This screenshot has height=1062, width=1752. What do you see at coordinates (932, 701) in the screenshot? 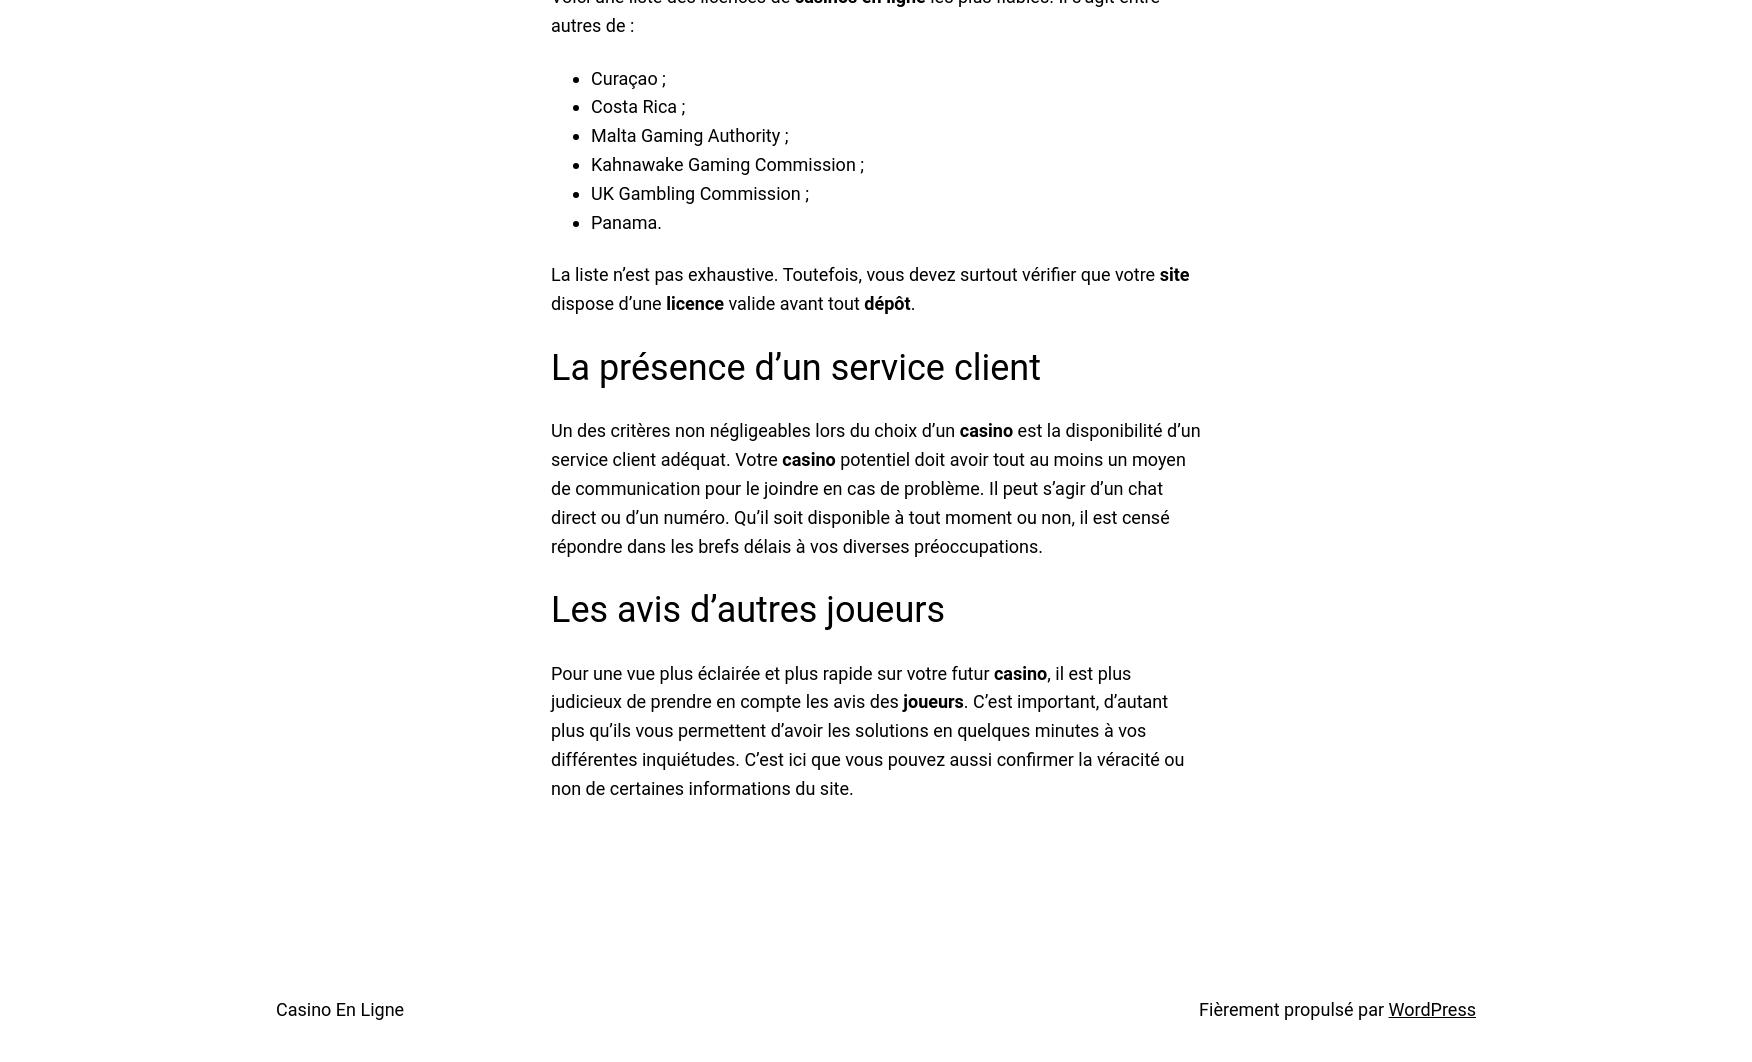
I see `'joueurs'` at bounding box center [932, 701].